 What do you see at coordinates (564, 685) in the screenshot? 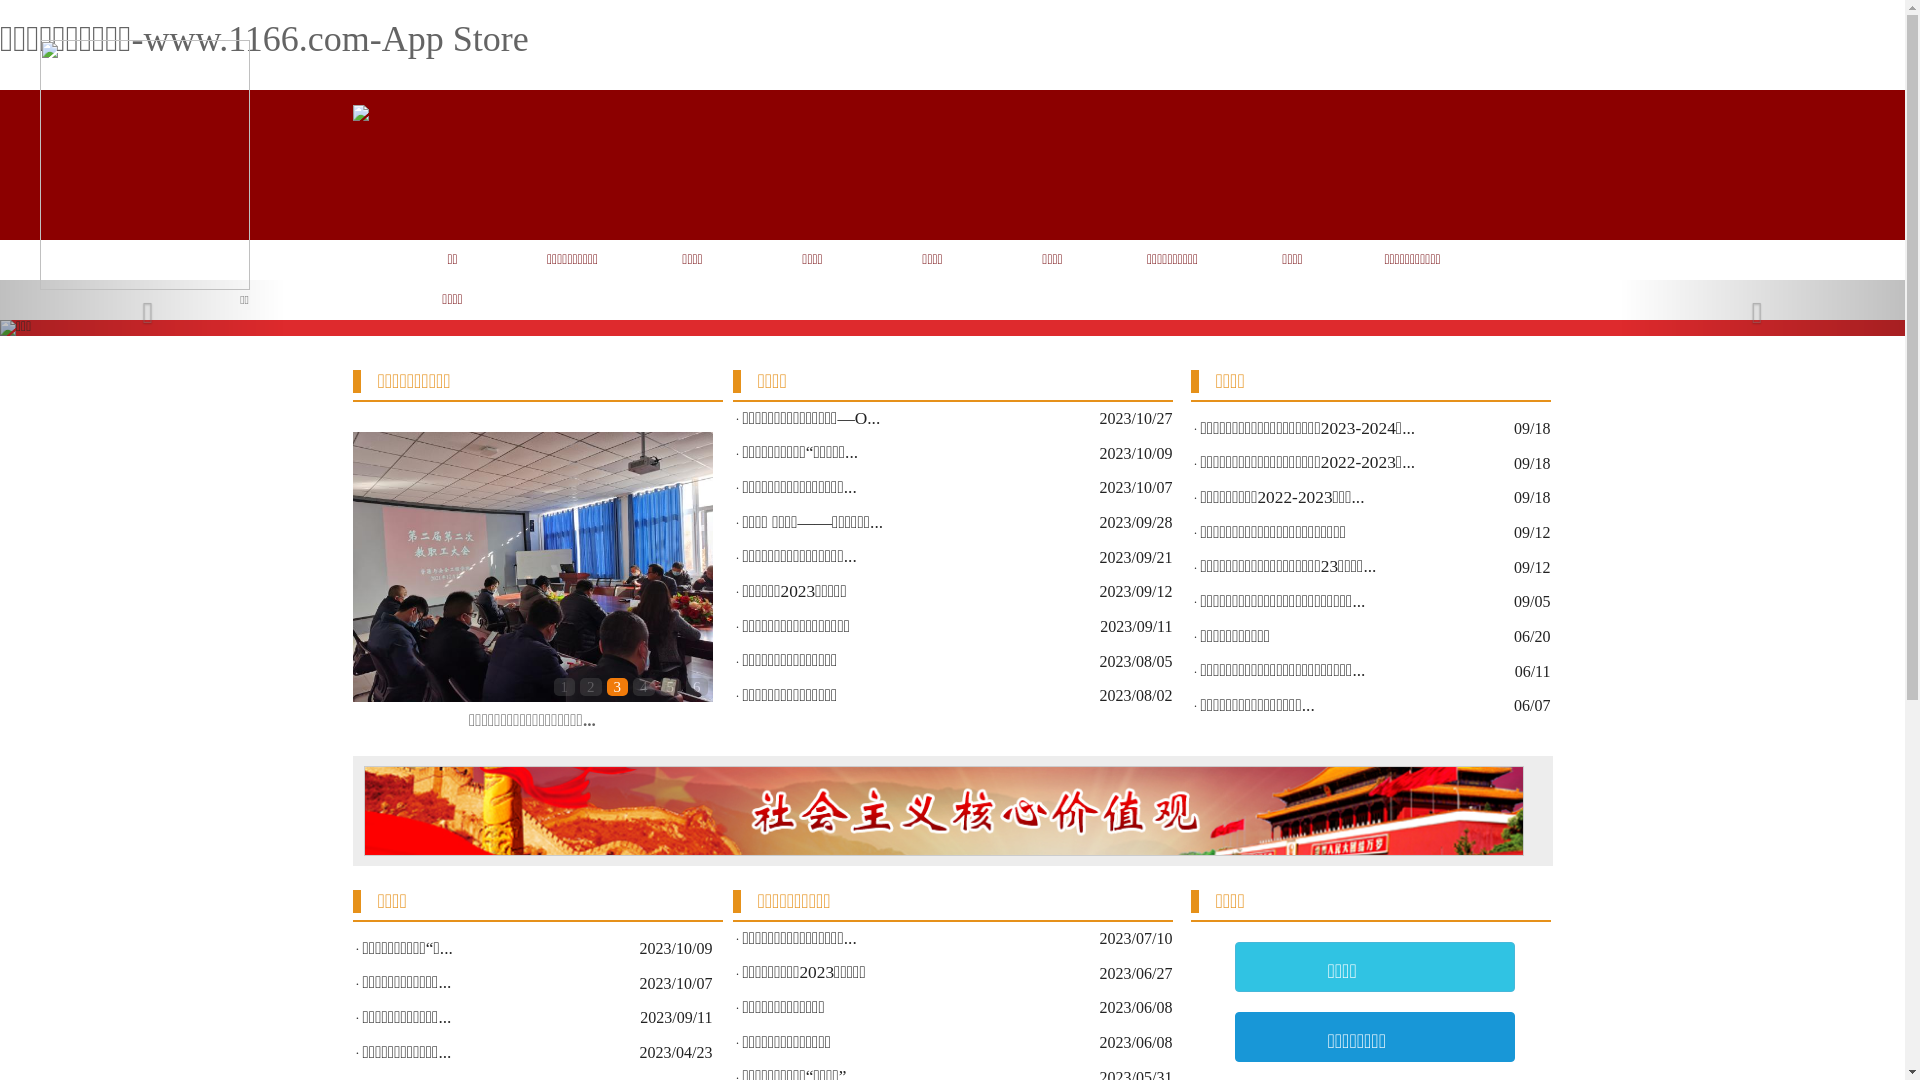
I see `'1'` at bounding box center [564, 685].